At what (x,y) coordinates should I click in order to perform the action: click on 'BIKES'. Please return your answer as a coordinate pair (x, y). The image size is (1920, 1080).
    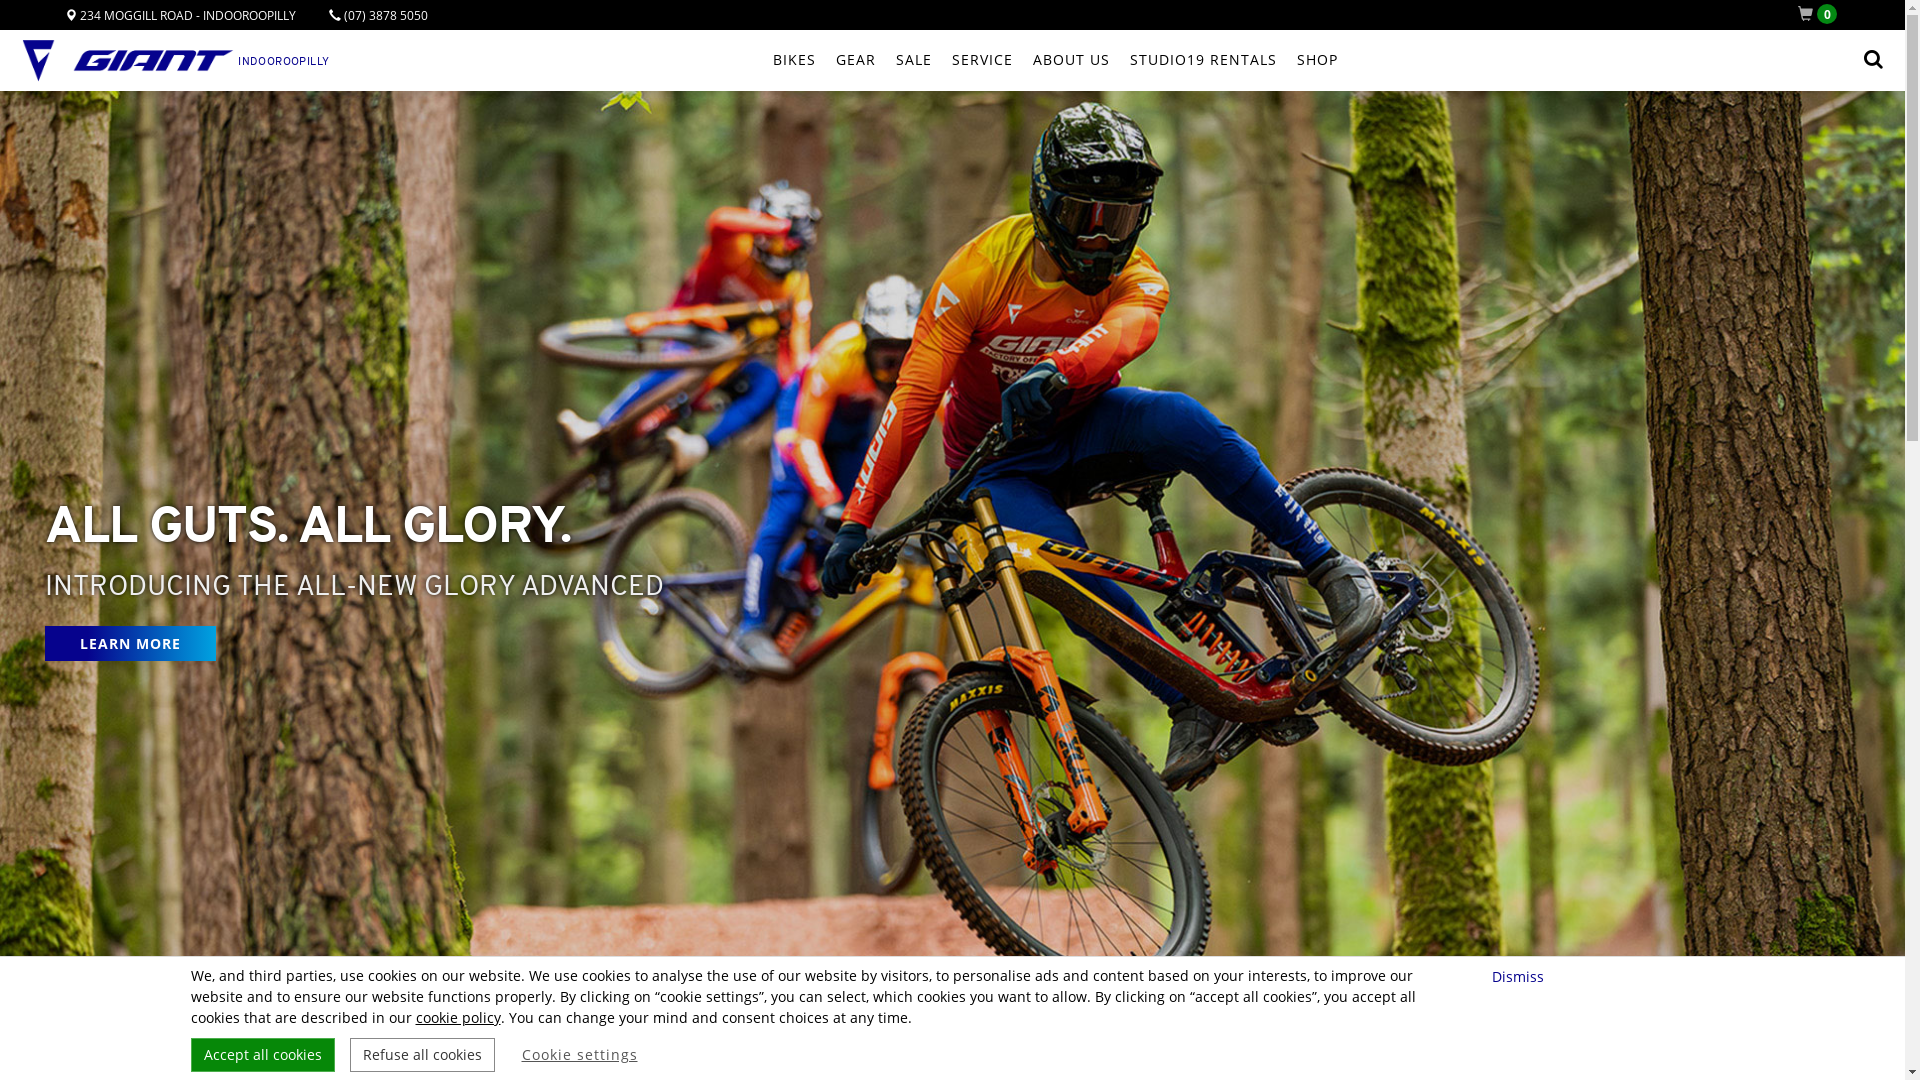
    Looking at the image, I should click on (792, 59).